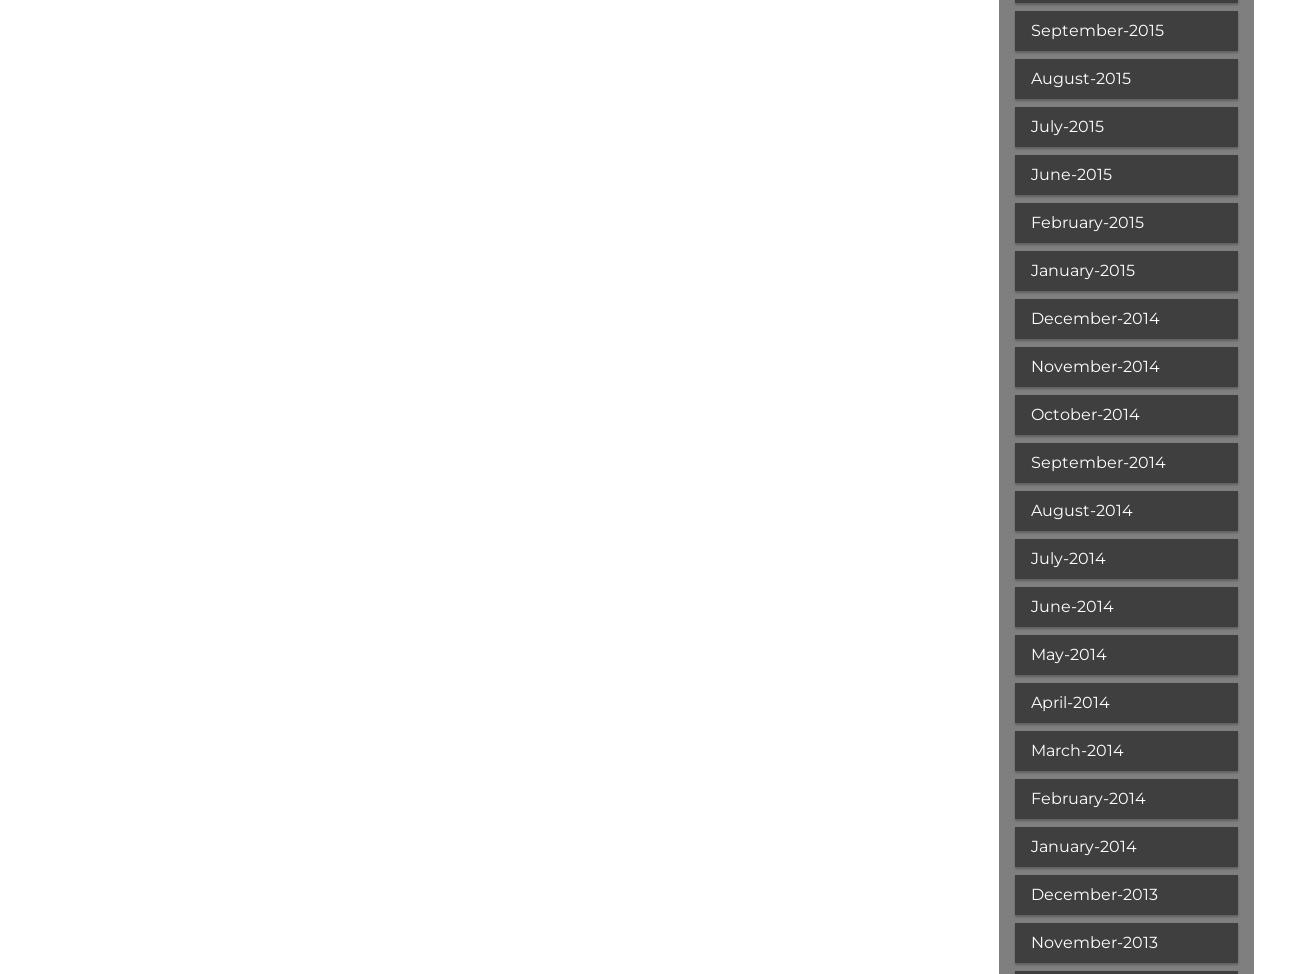 The width and height of the screenshot is (1303, 974). What do you see at coordinates (1093, 366) in the screenshot?
I see `'November-2014'` at bounding box center [1093, 366].